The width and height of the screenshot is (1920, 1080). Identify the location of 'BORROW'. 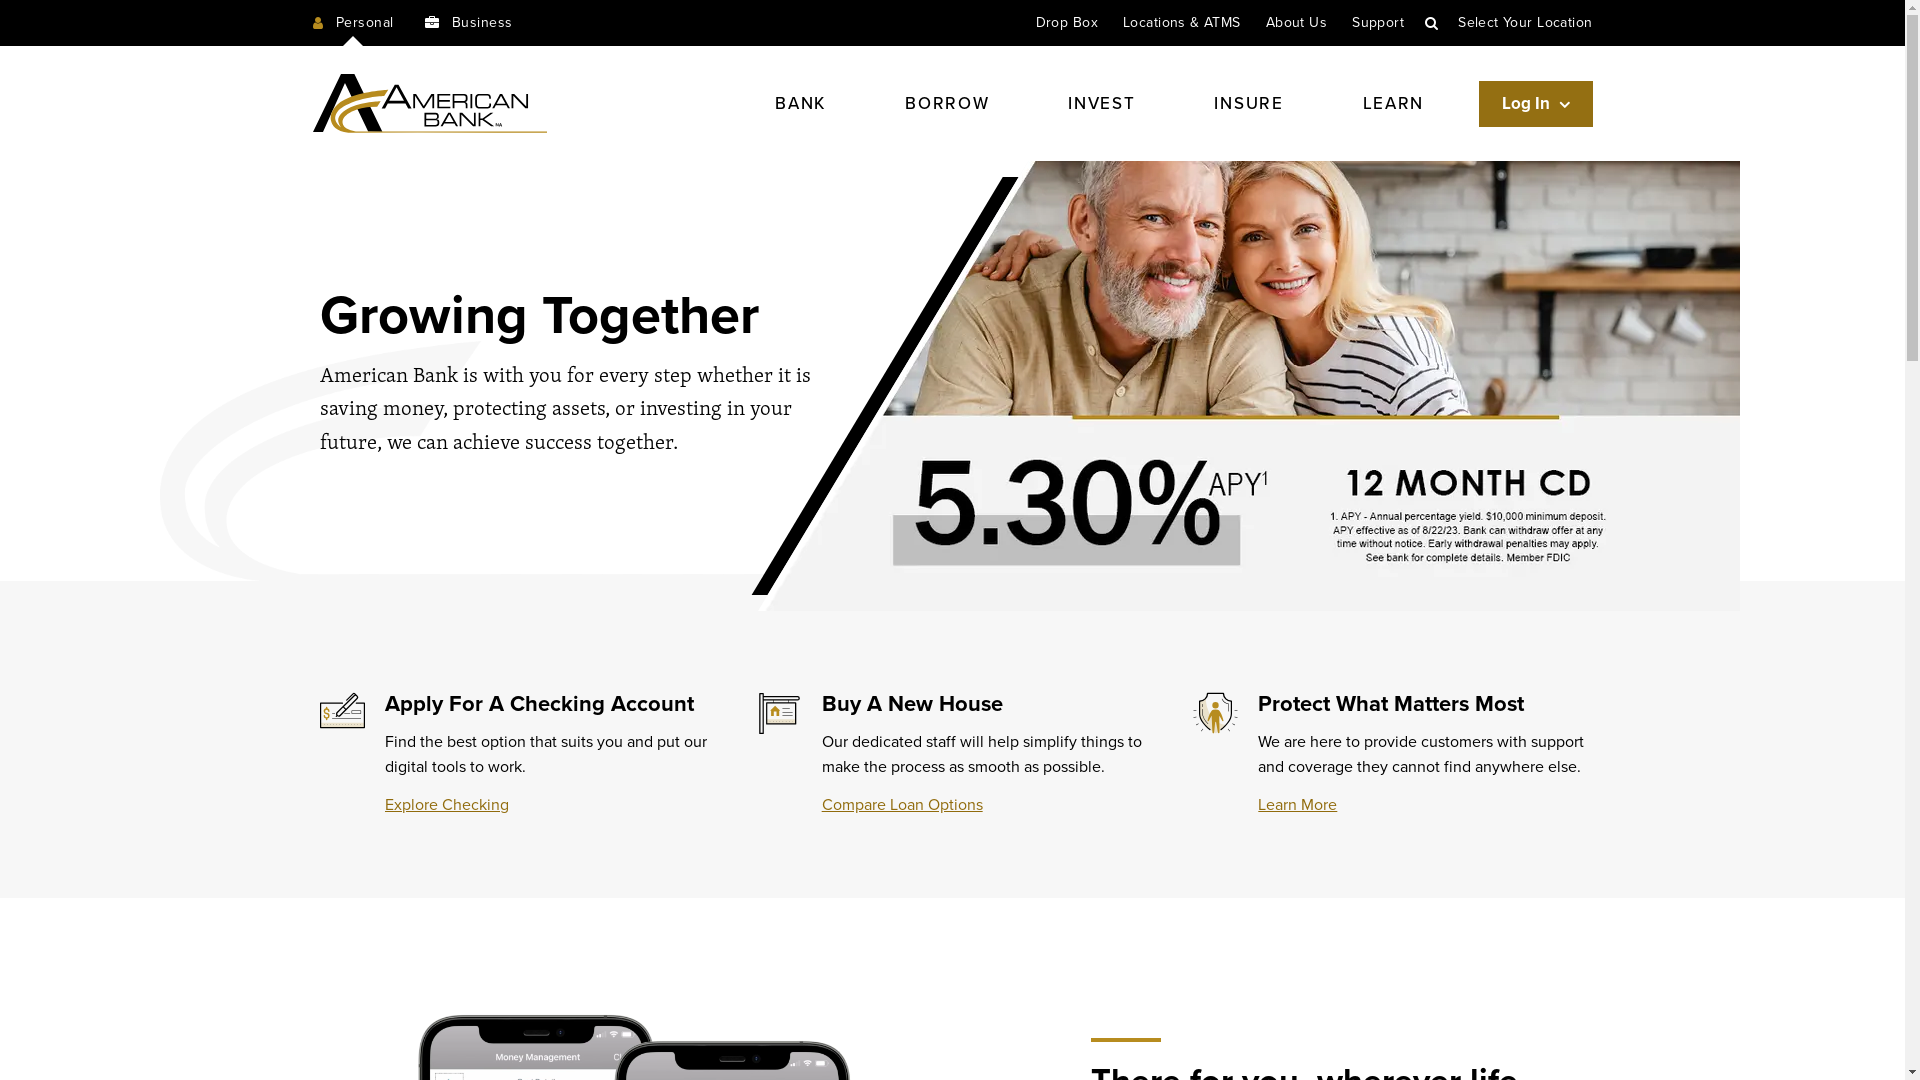
(887, 103).